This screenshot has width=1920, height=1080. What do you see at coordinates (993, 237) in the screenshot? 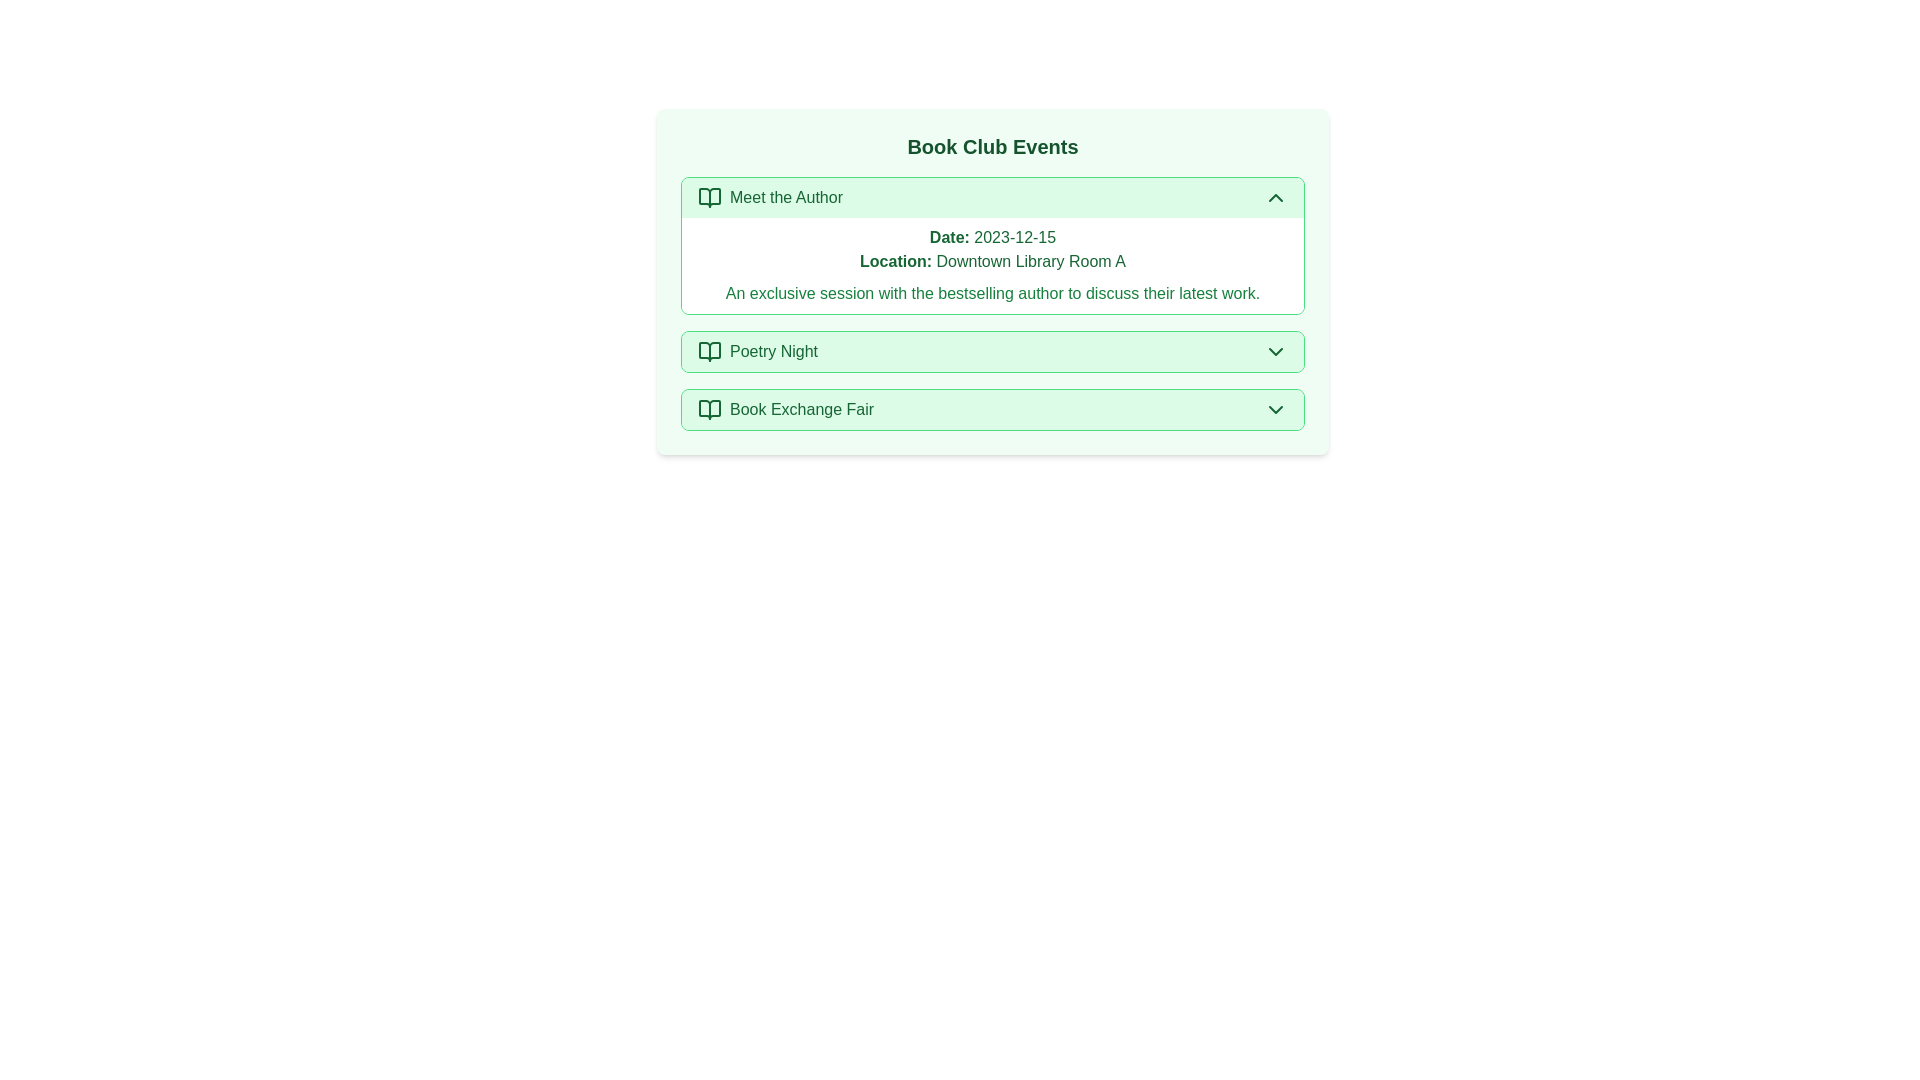
I see `static text label that displays the date of the event, located above the 'Location: Downtown Library Room A' line in the 'Meet the Author' section of the 'Book Club Events' interface` at bounding box center [993, 237].